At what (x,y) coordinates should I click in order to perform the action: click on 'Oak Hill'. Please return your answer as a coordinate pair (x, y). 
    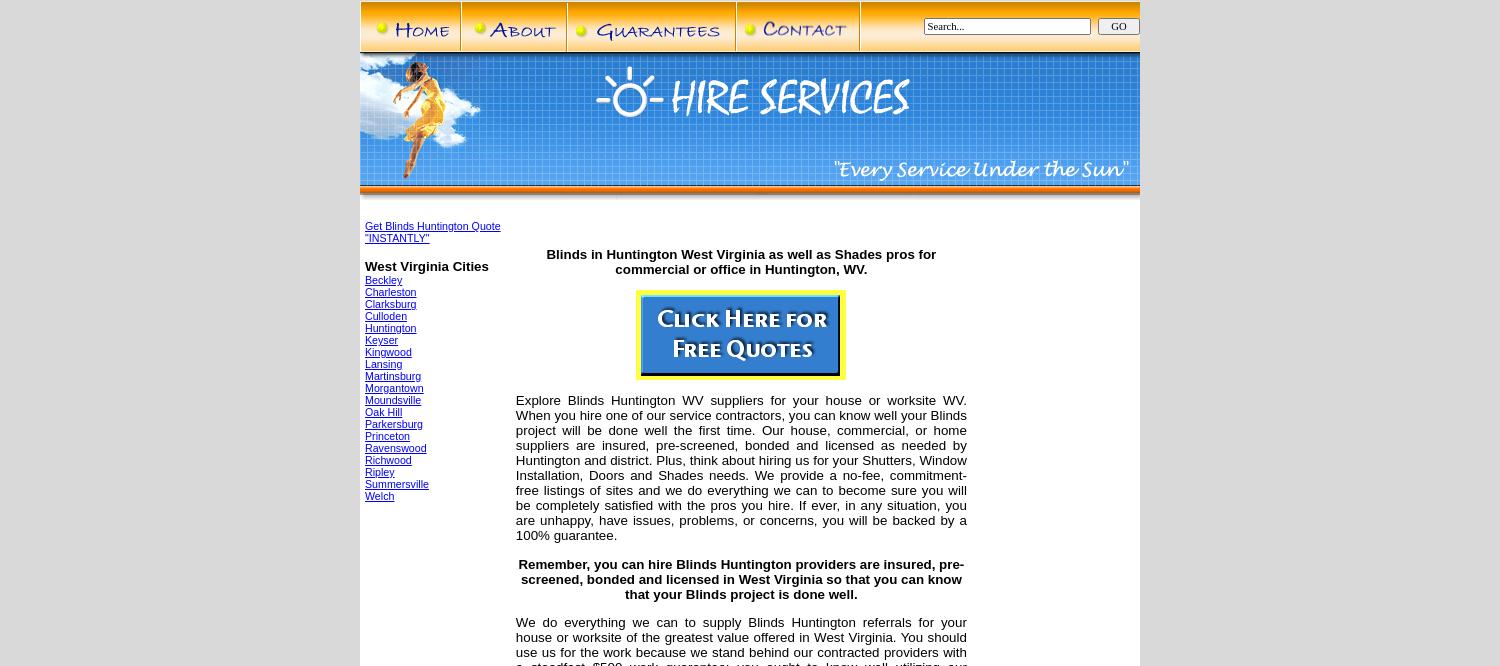
    Looking at the image, I should click on (383, 410).